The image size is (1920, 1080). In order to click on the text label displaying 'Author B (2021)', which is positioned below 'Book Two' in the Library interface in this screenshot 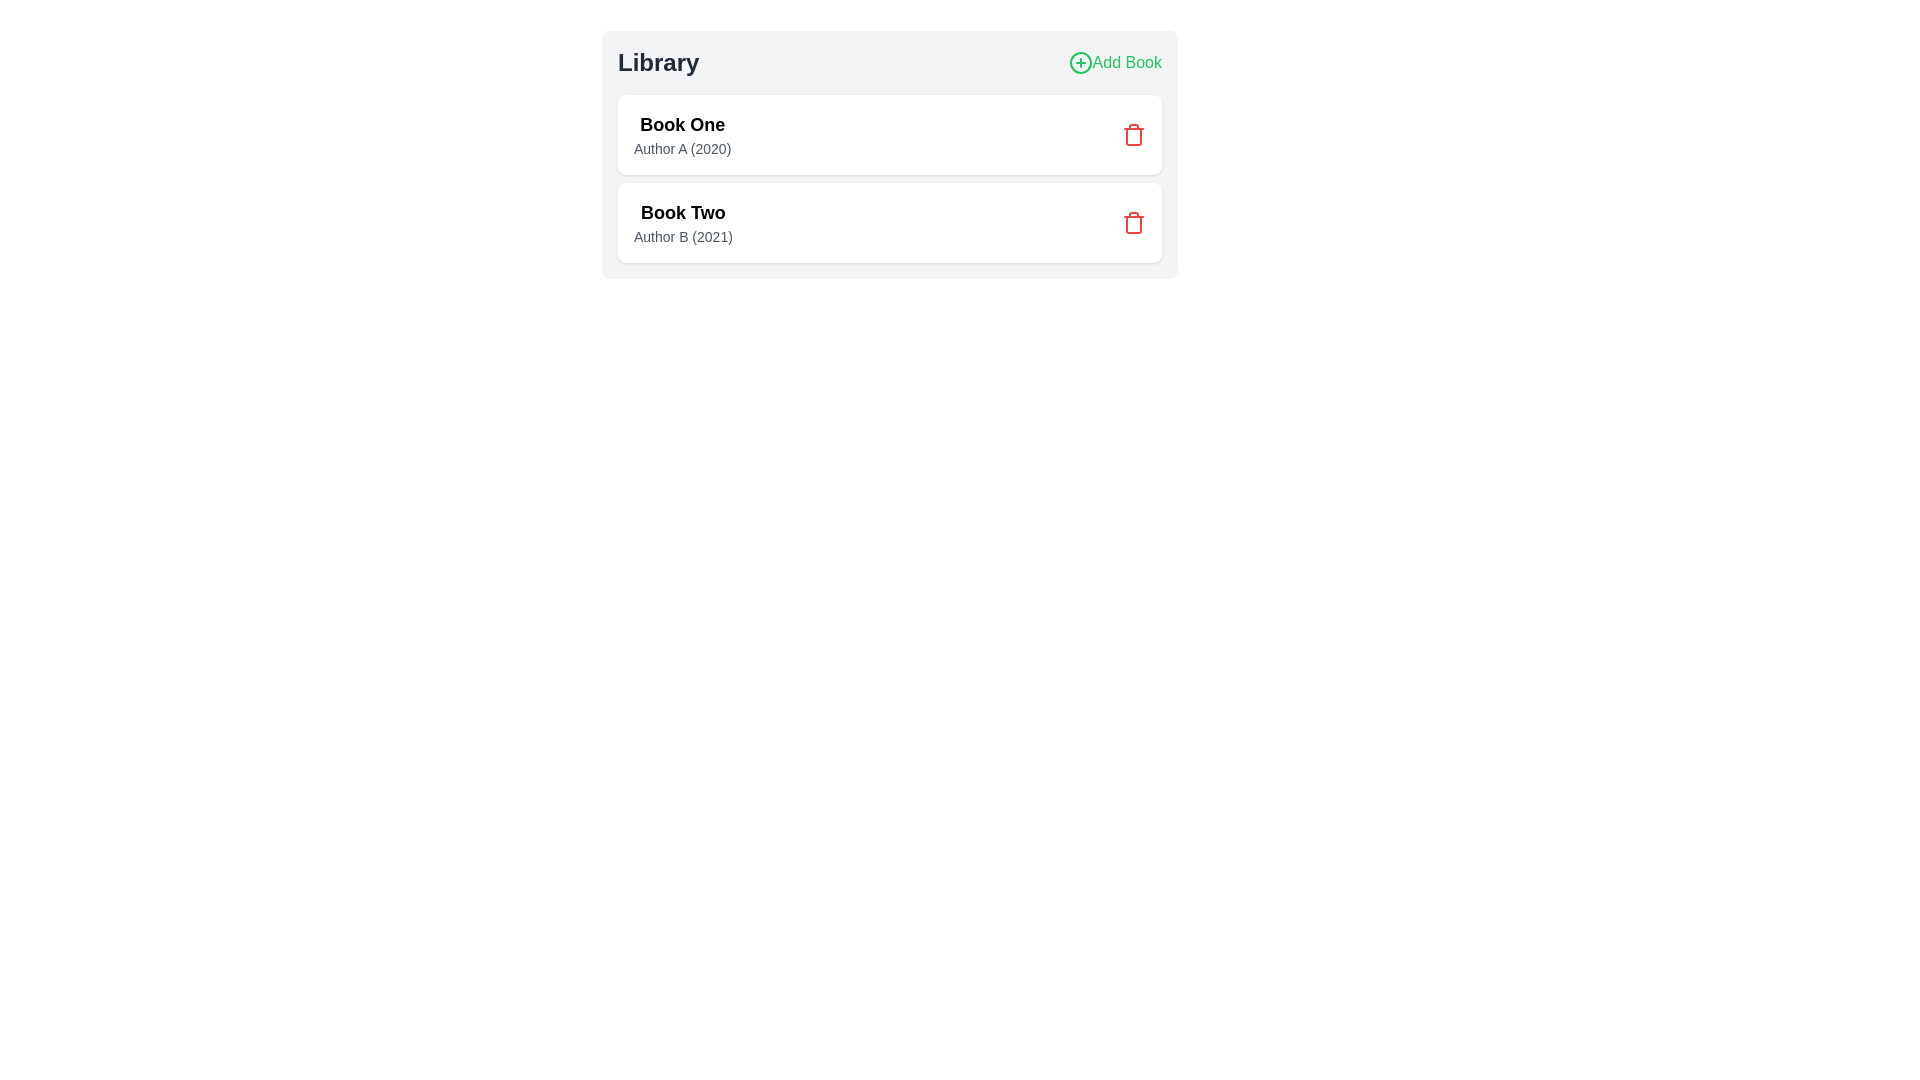, I will do `click(683, 235)`.